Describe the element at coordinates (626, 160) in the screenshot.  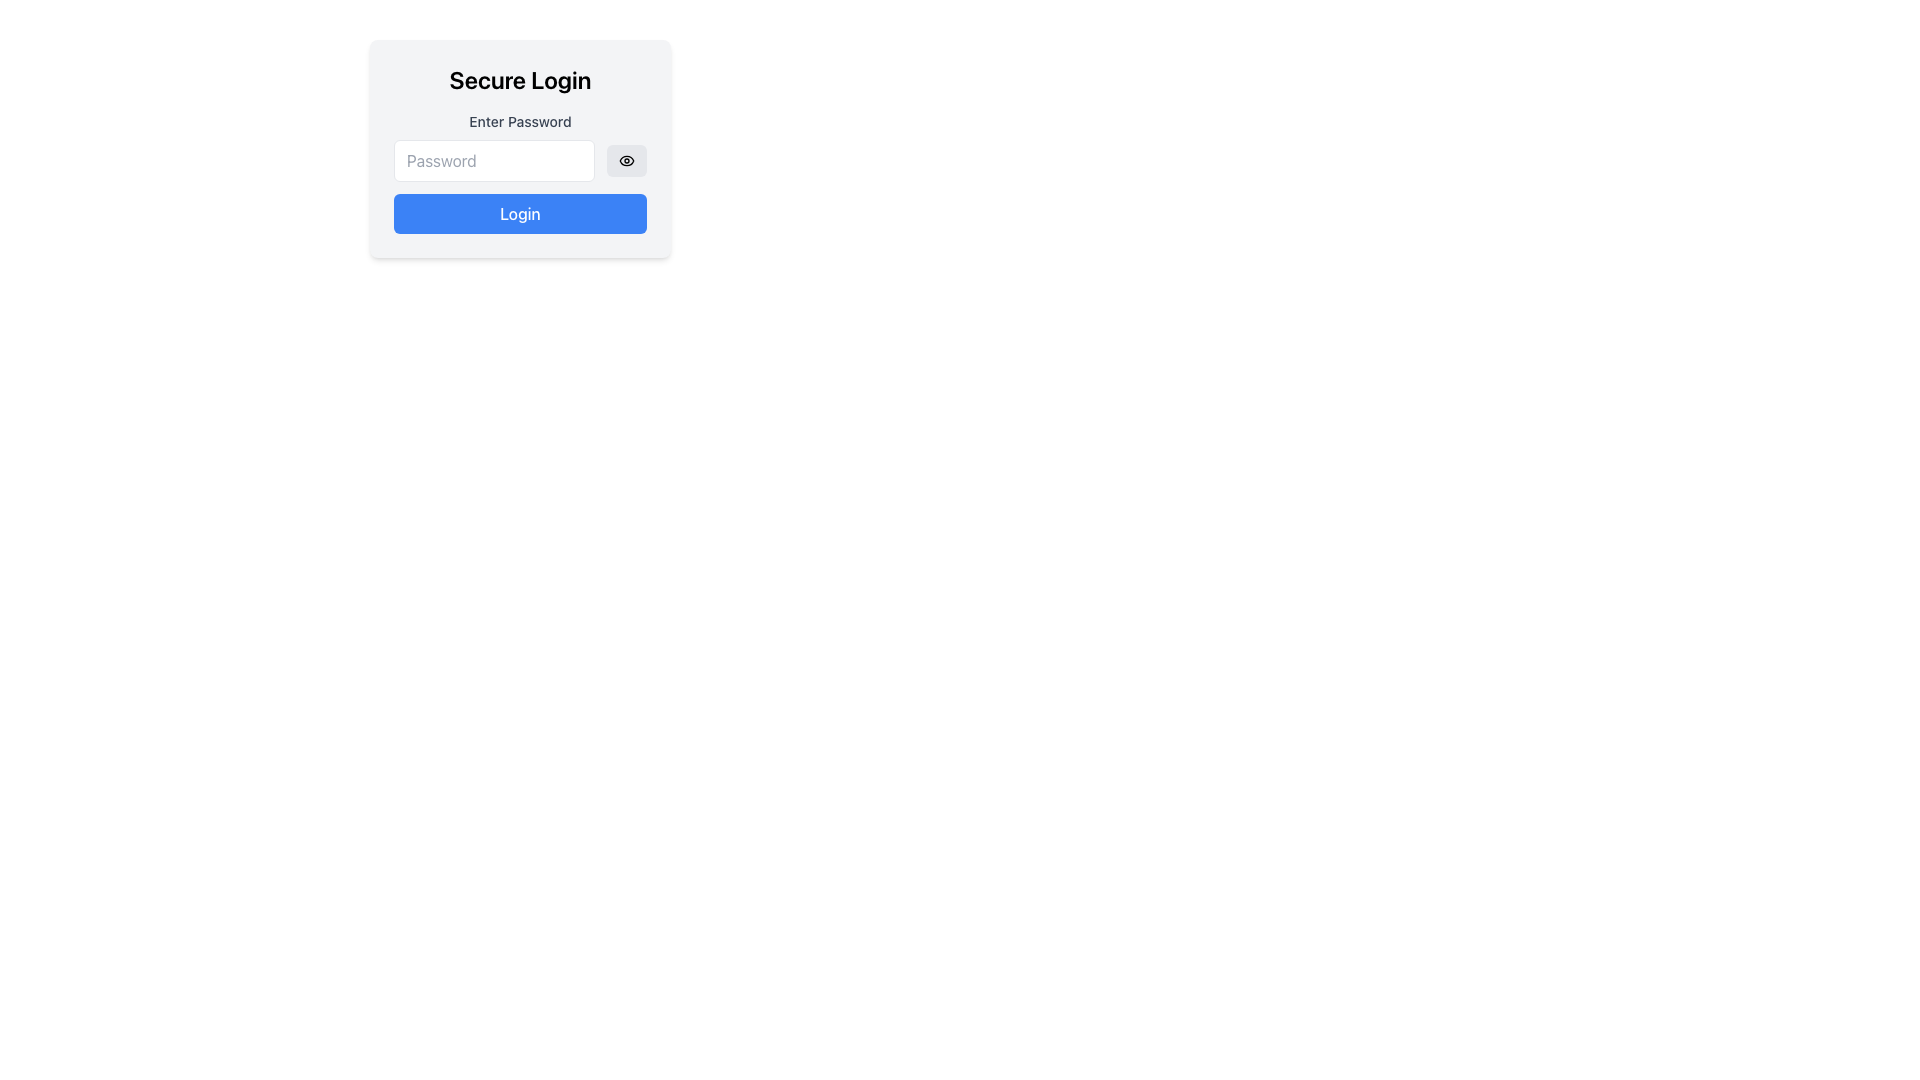
I see `the eye icon used for toggling password visibility, located on the right side of the password input field` at that location.